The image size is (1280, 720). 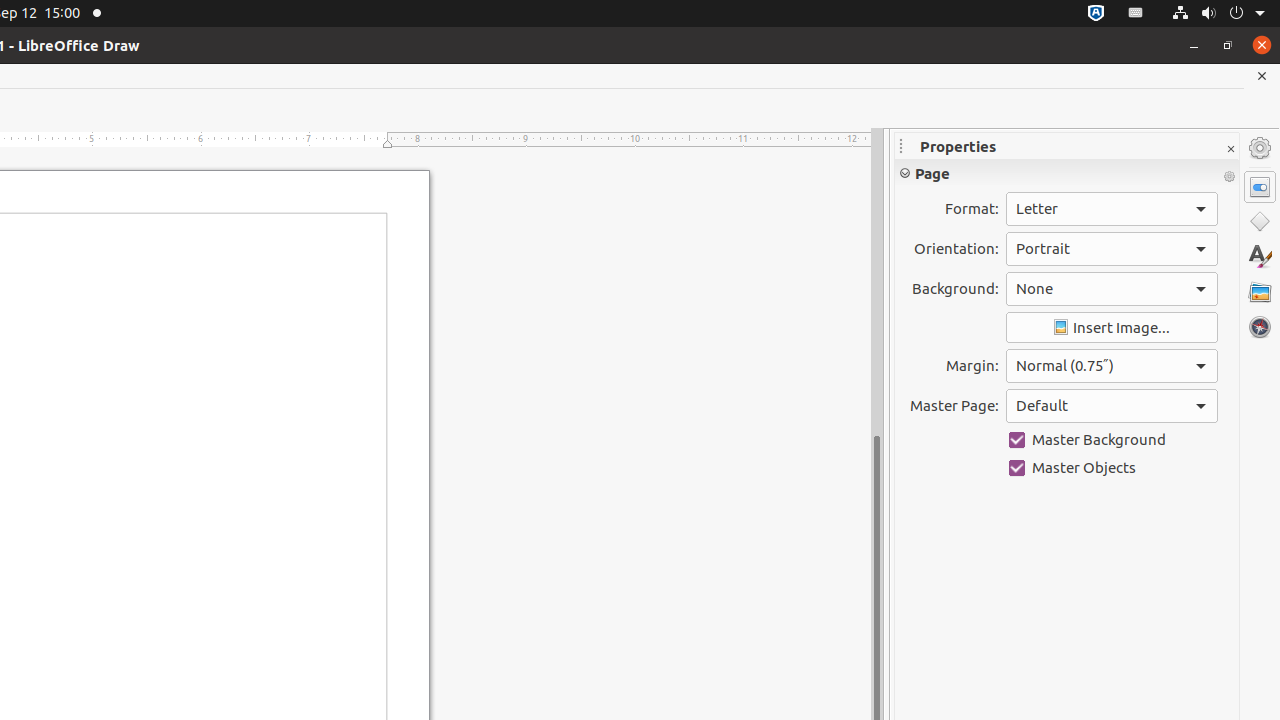 I want to click on 'Background:', so click(x=1110, y=289).